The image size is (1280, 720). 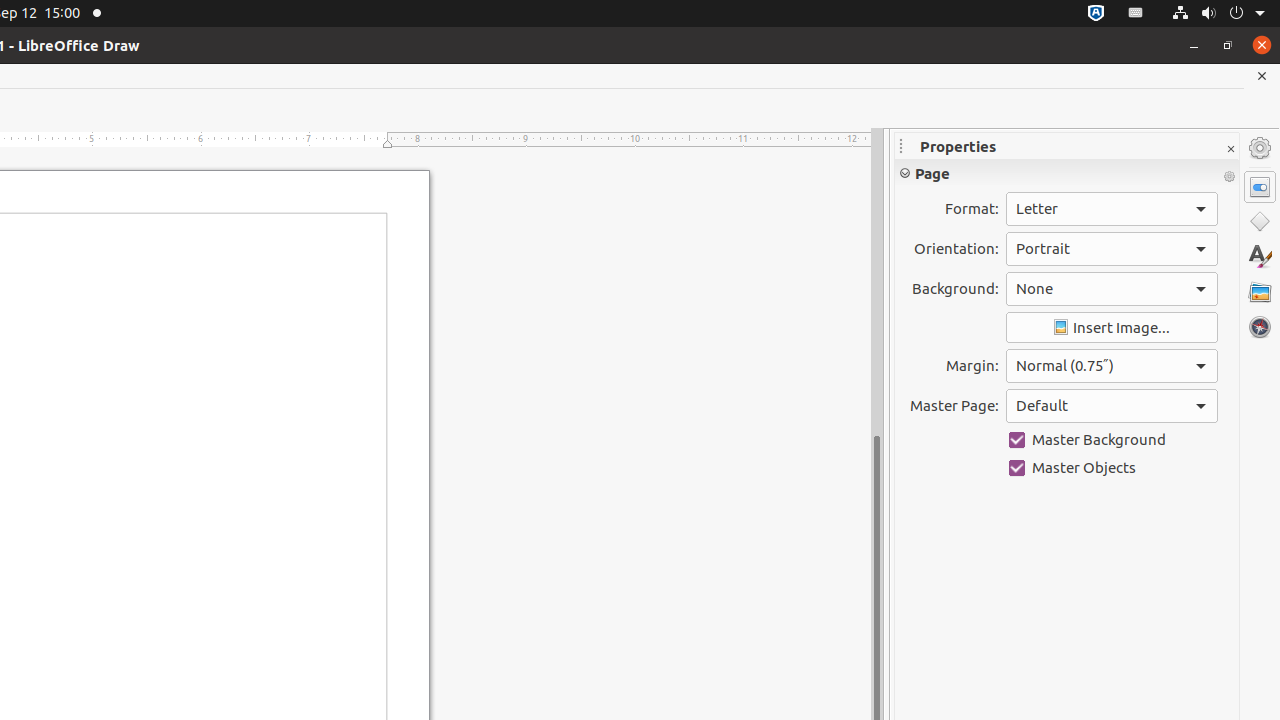 I want to click on 'Background:', so click(x=1110, y=289).